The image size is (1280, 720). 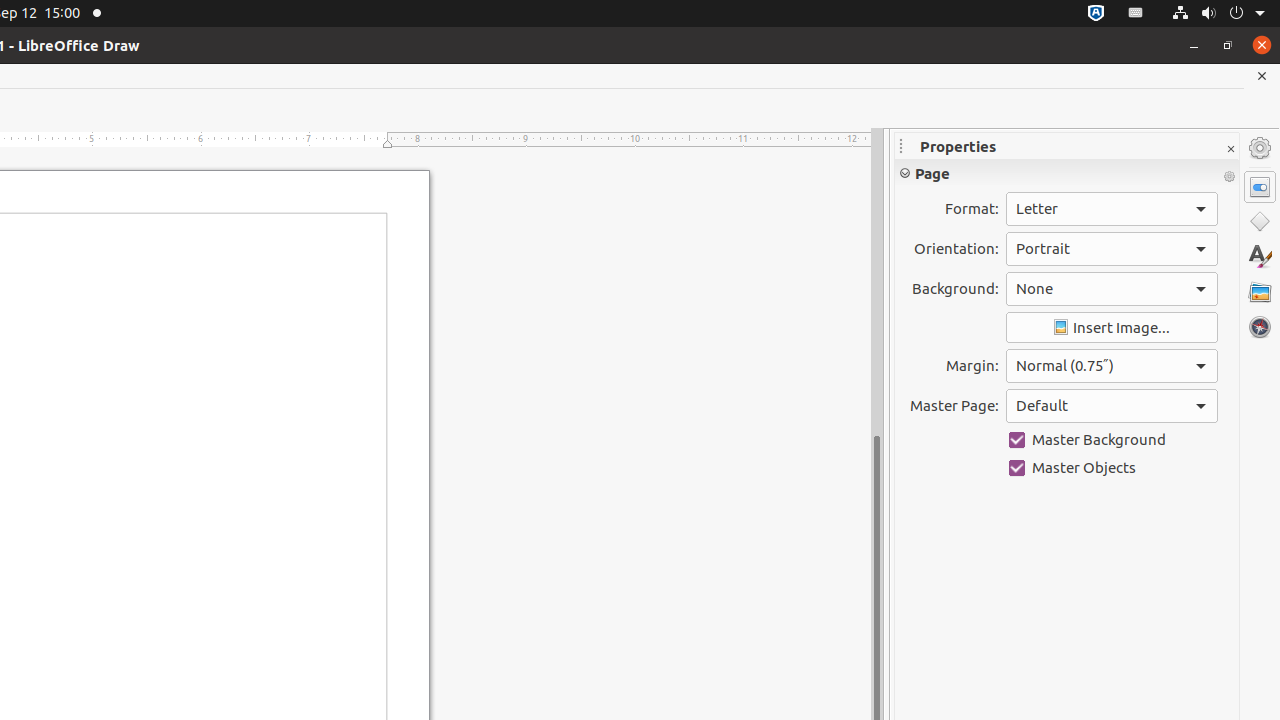 I want to click on 'Background:', so click(x=1110, y=289).